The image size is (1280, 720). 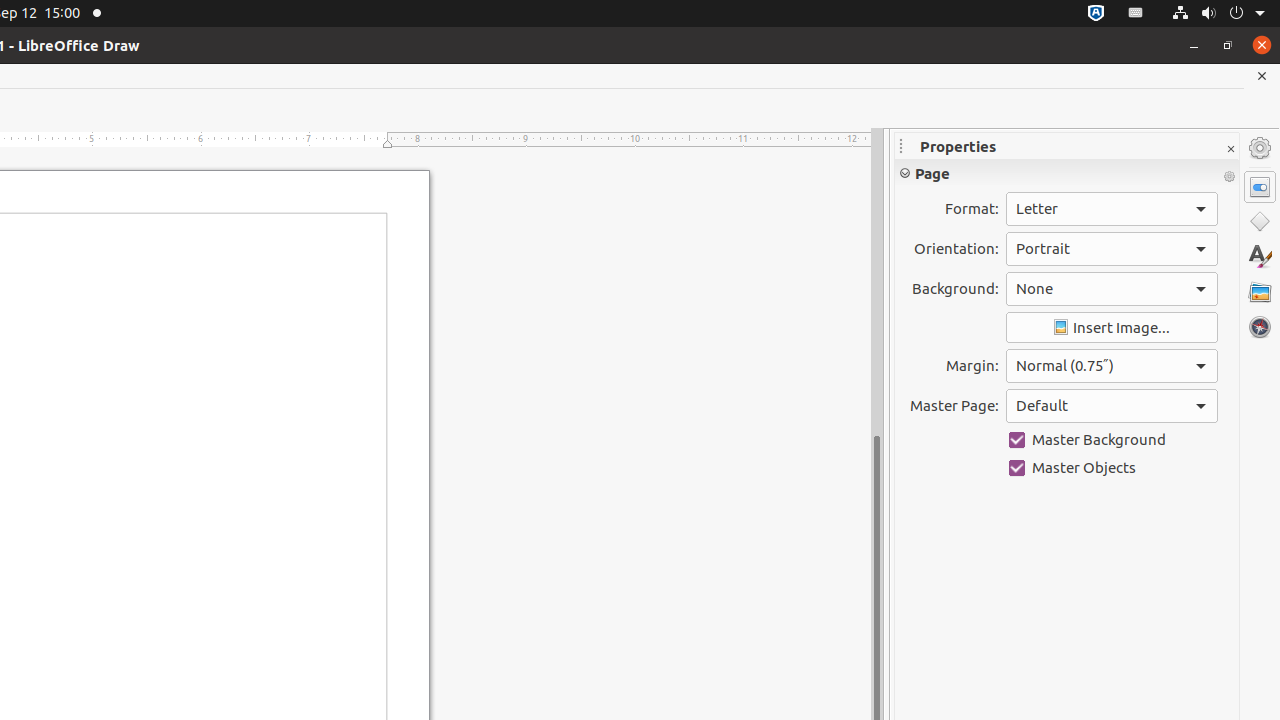 I want to click on 'Background:', so click(x=1110, y=289).